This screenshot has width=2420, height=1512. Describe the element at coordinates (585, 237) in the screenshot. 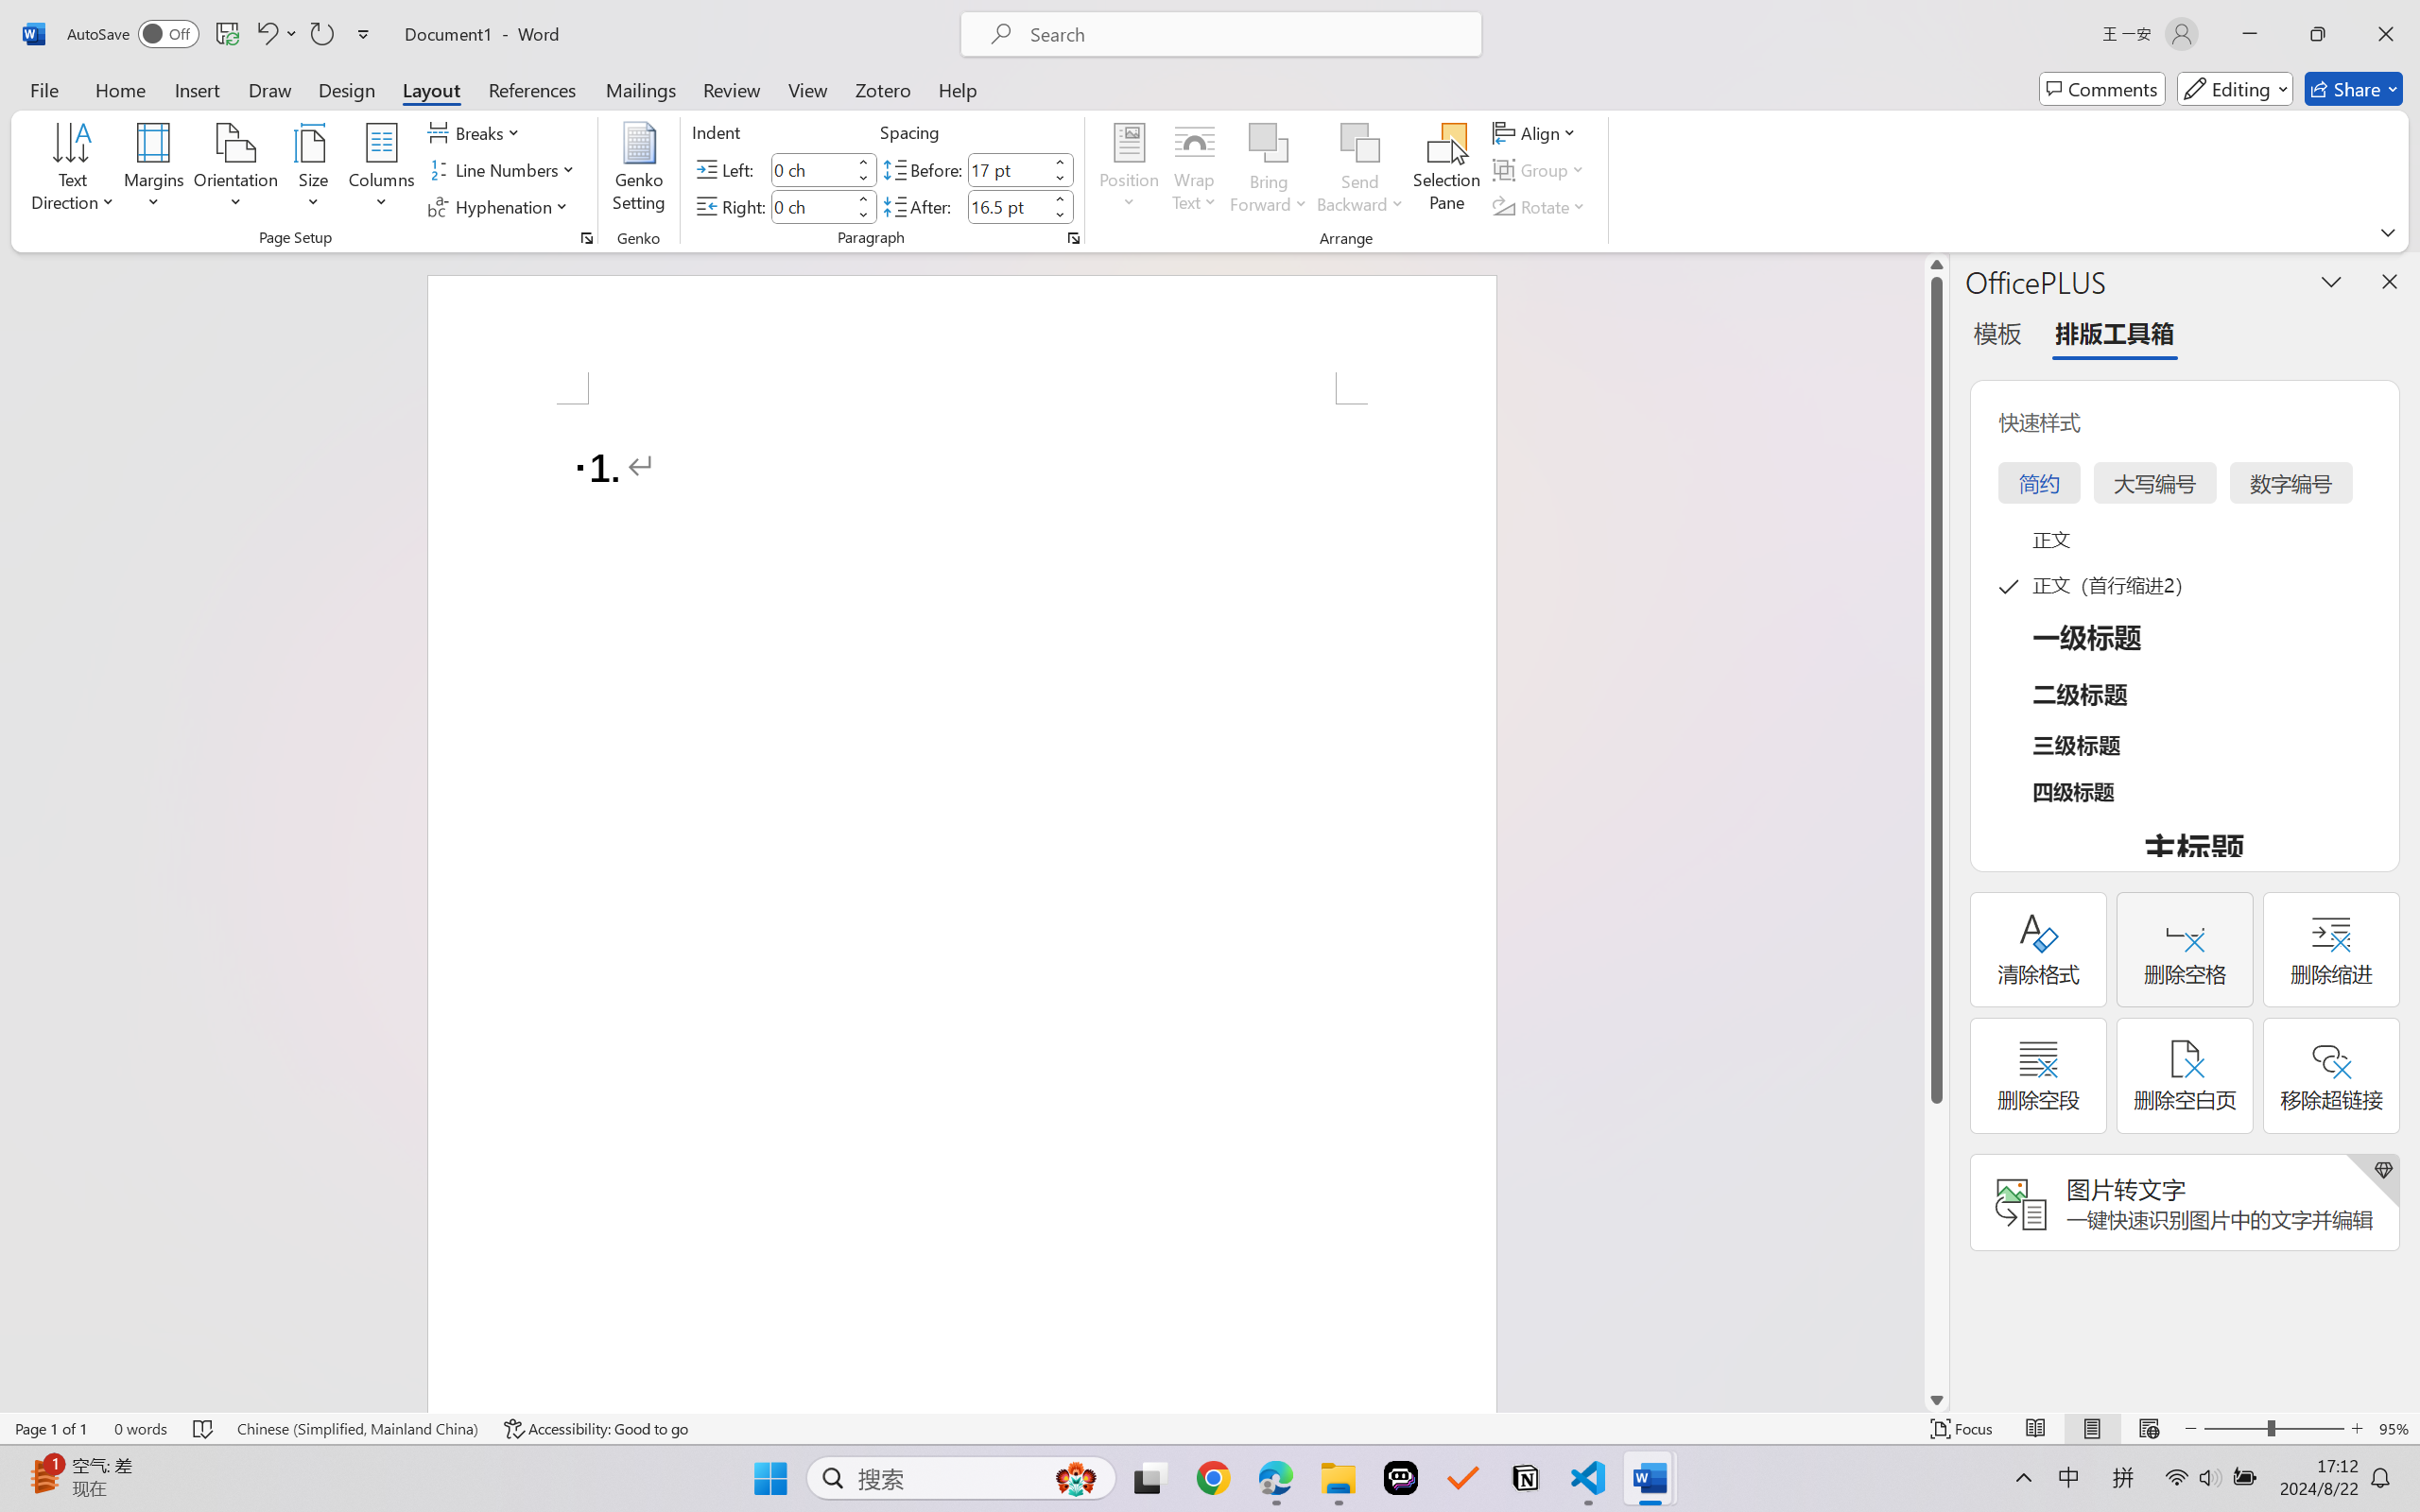

I see `'Page Setup...'` at that location.